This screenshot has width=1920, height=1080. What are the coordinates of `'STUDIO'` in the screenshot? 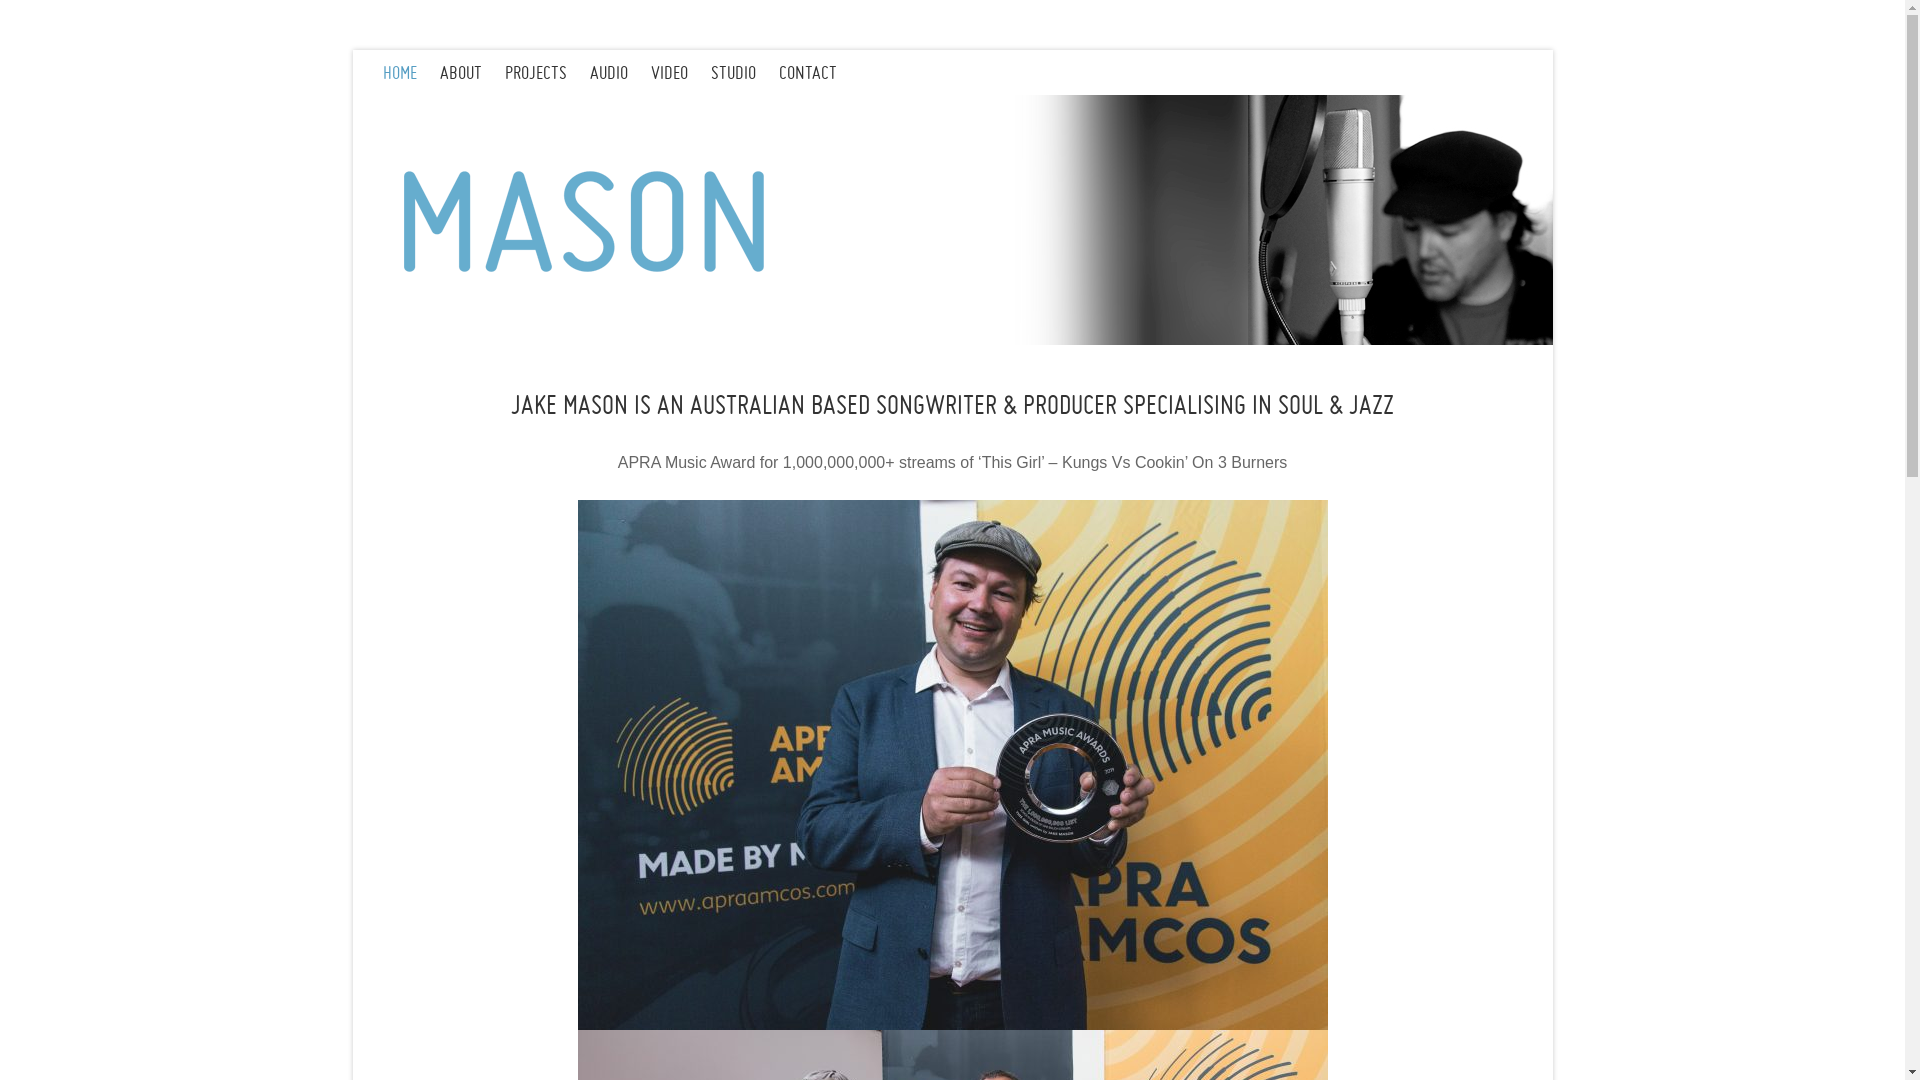 It's located at (710, 71).